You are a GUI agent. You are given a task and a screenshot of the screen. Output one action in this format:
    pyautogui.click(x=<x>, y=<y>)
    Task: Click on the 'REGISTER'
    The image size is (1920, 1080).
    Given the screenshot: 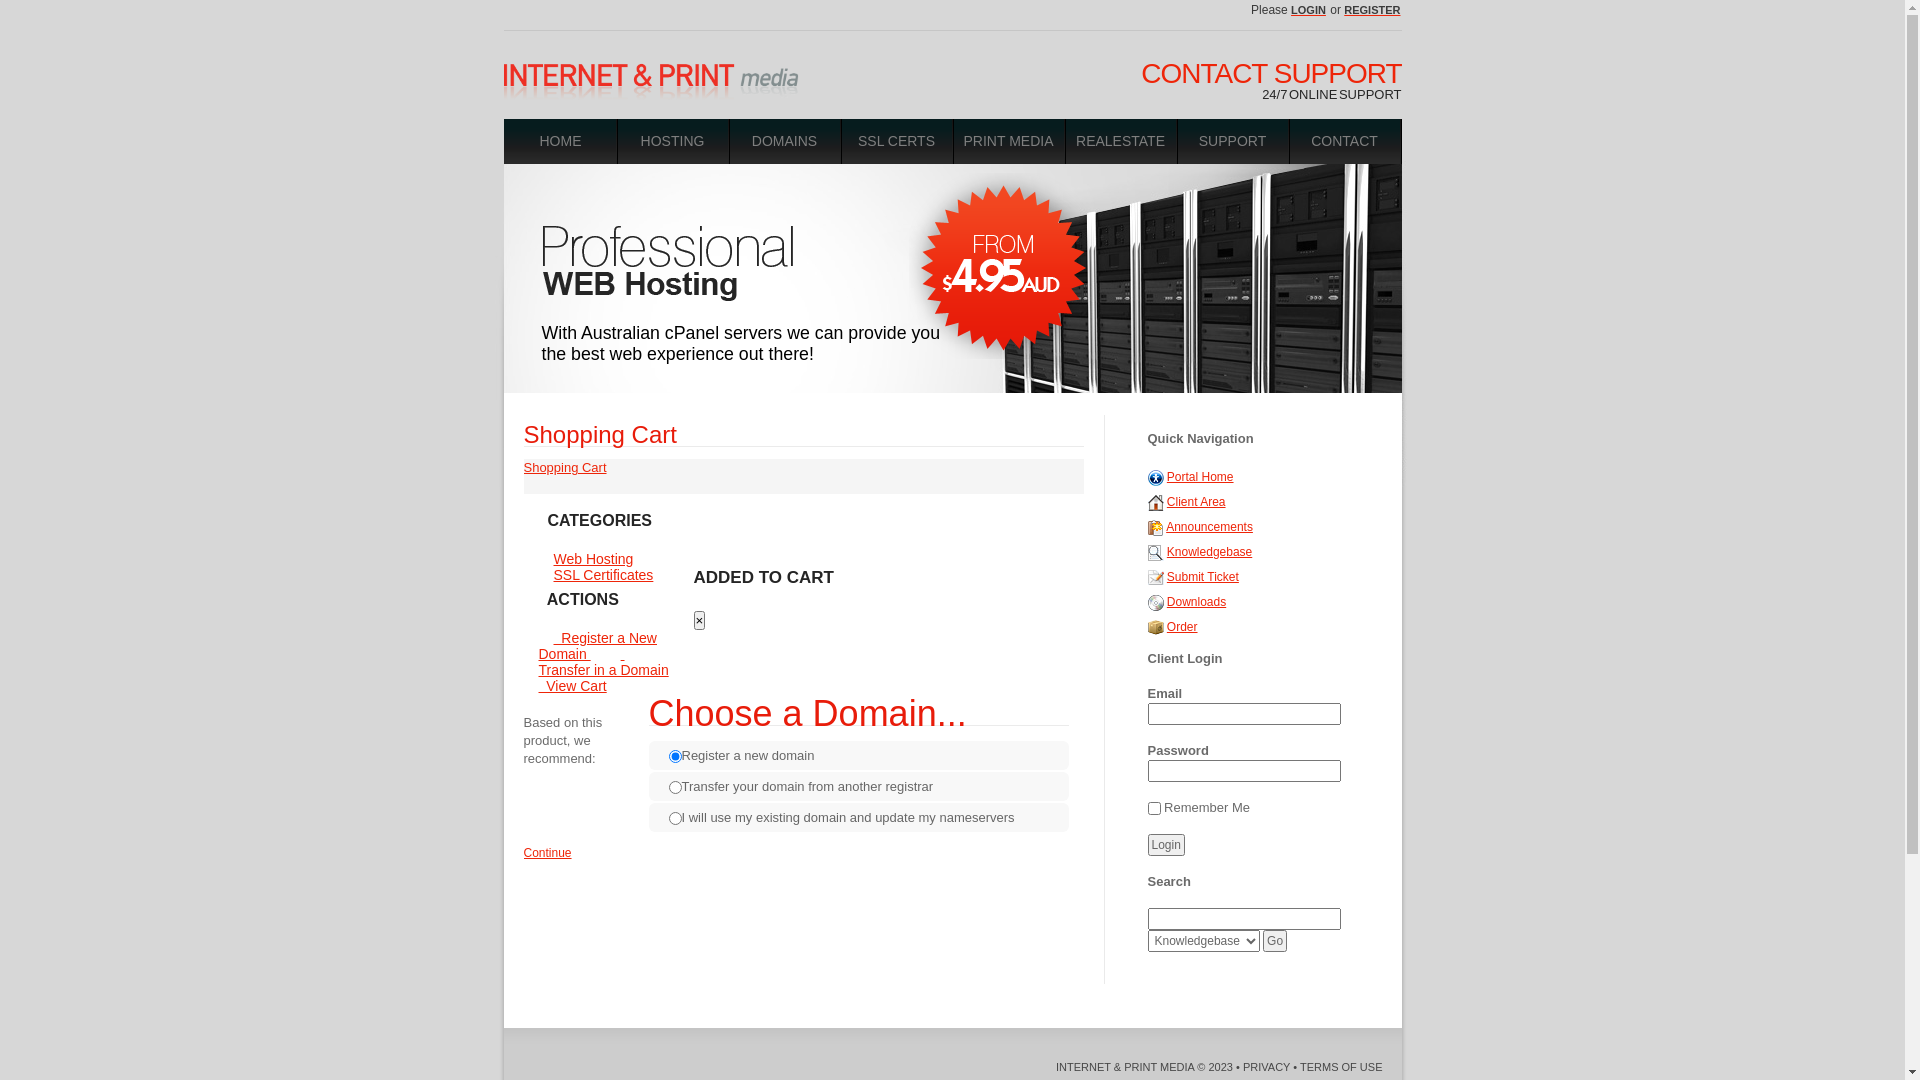 What is the action you would take?
    pyautogui.click(x=1371, y=10)
    